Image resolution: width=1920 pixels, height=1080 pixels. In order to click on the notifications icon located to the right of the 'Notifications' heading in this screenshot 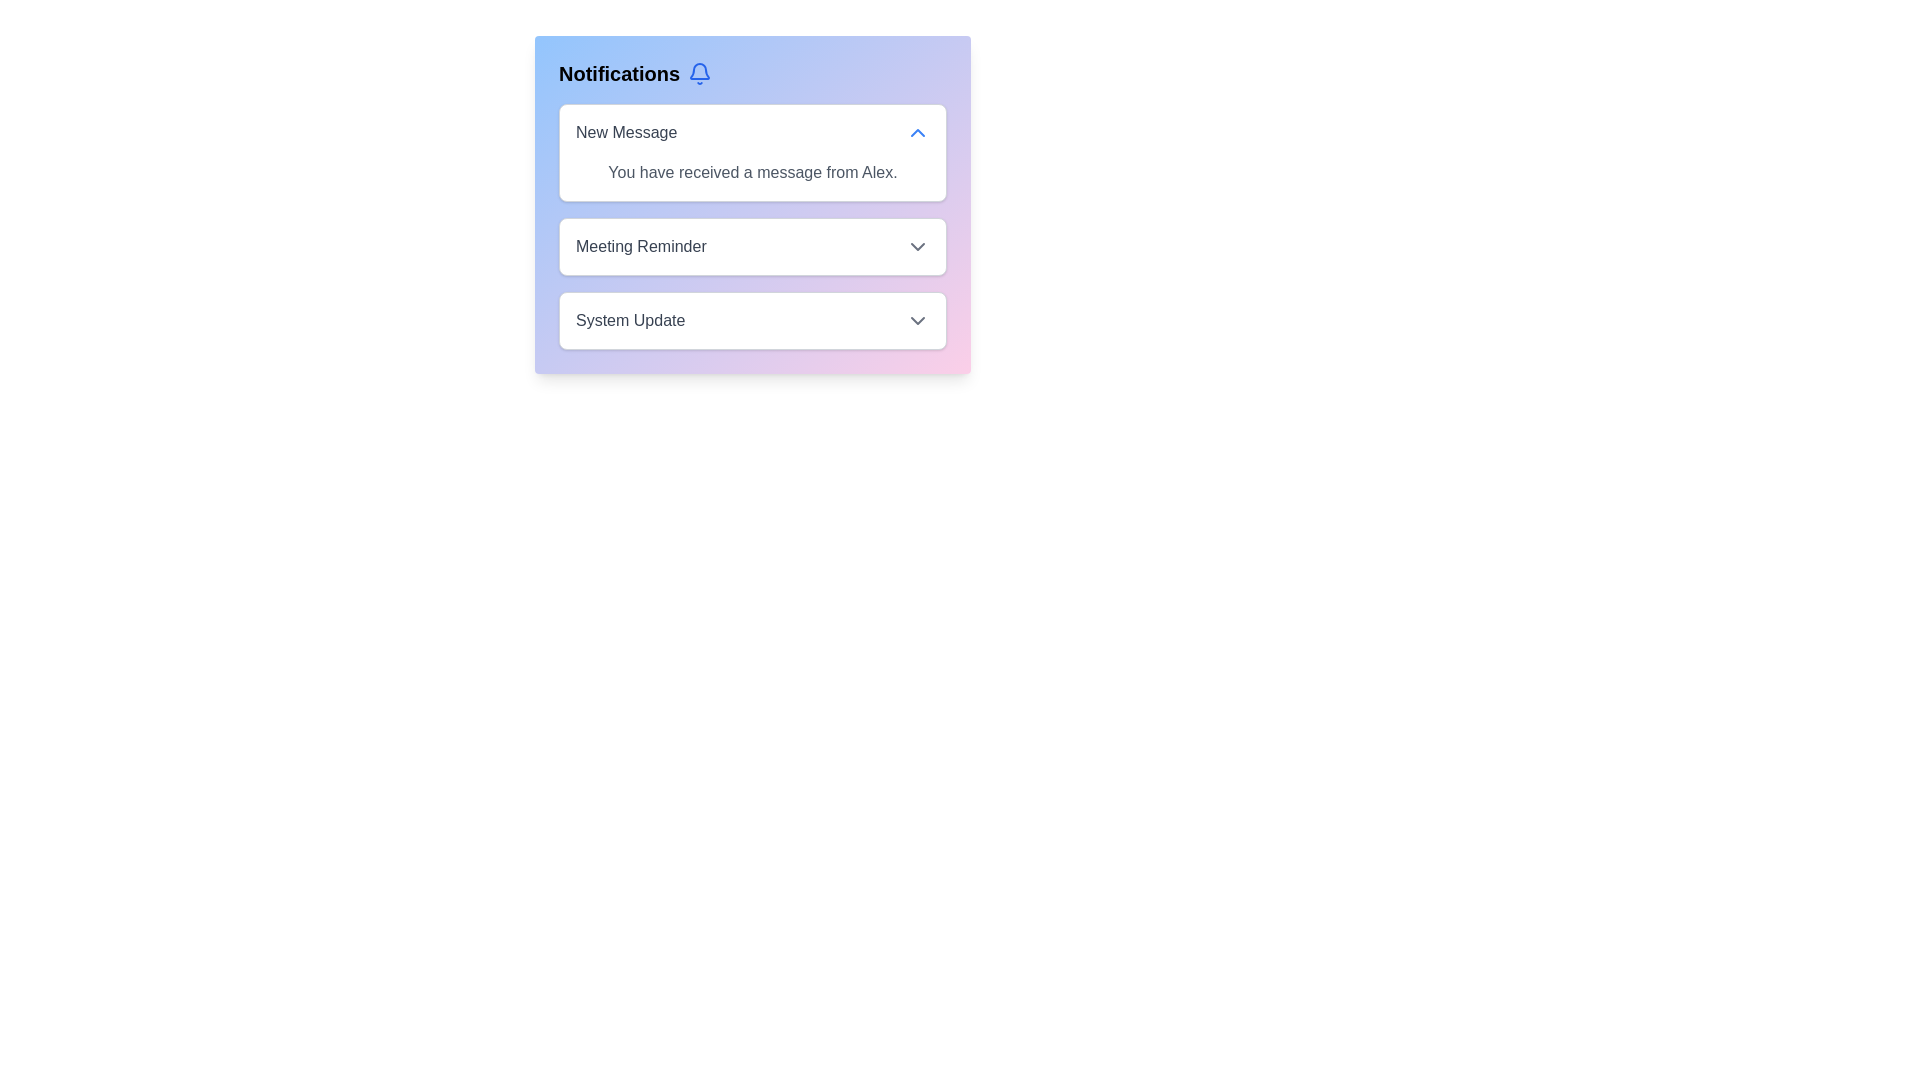, I will do `click(700, 72)`.